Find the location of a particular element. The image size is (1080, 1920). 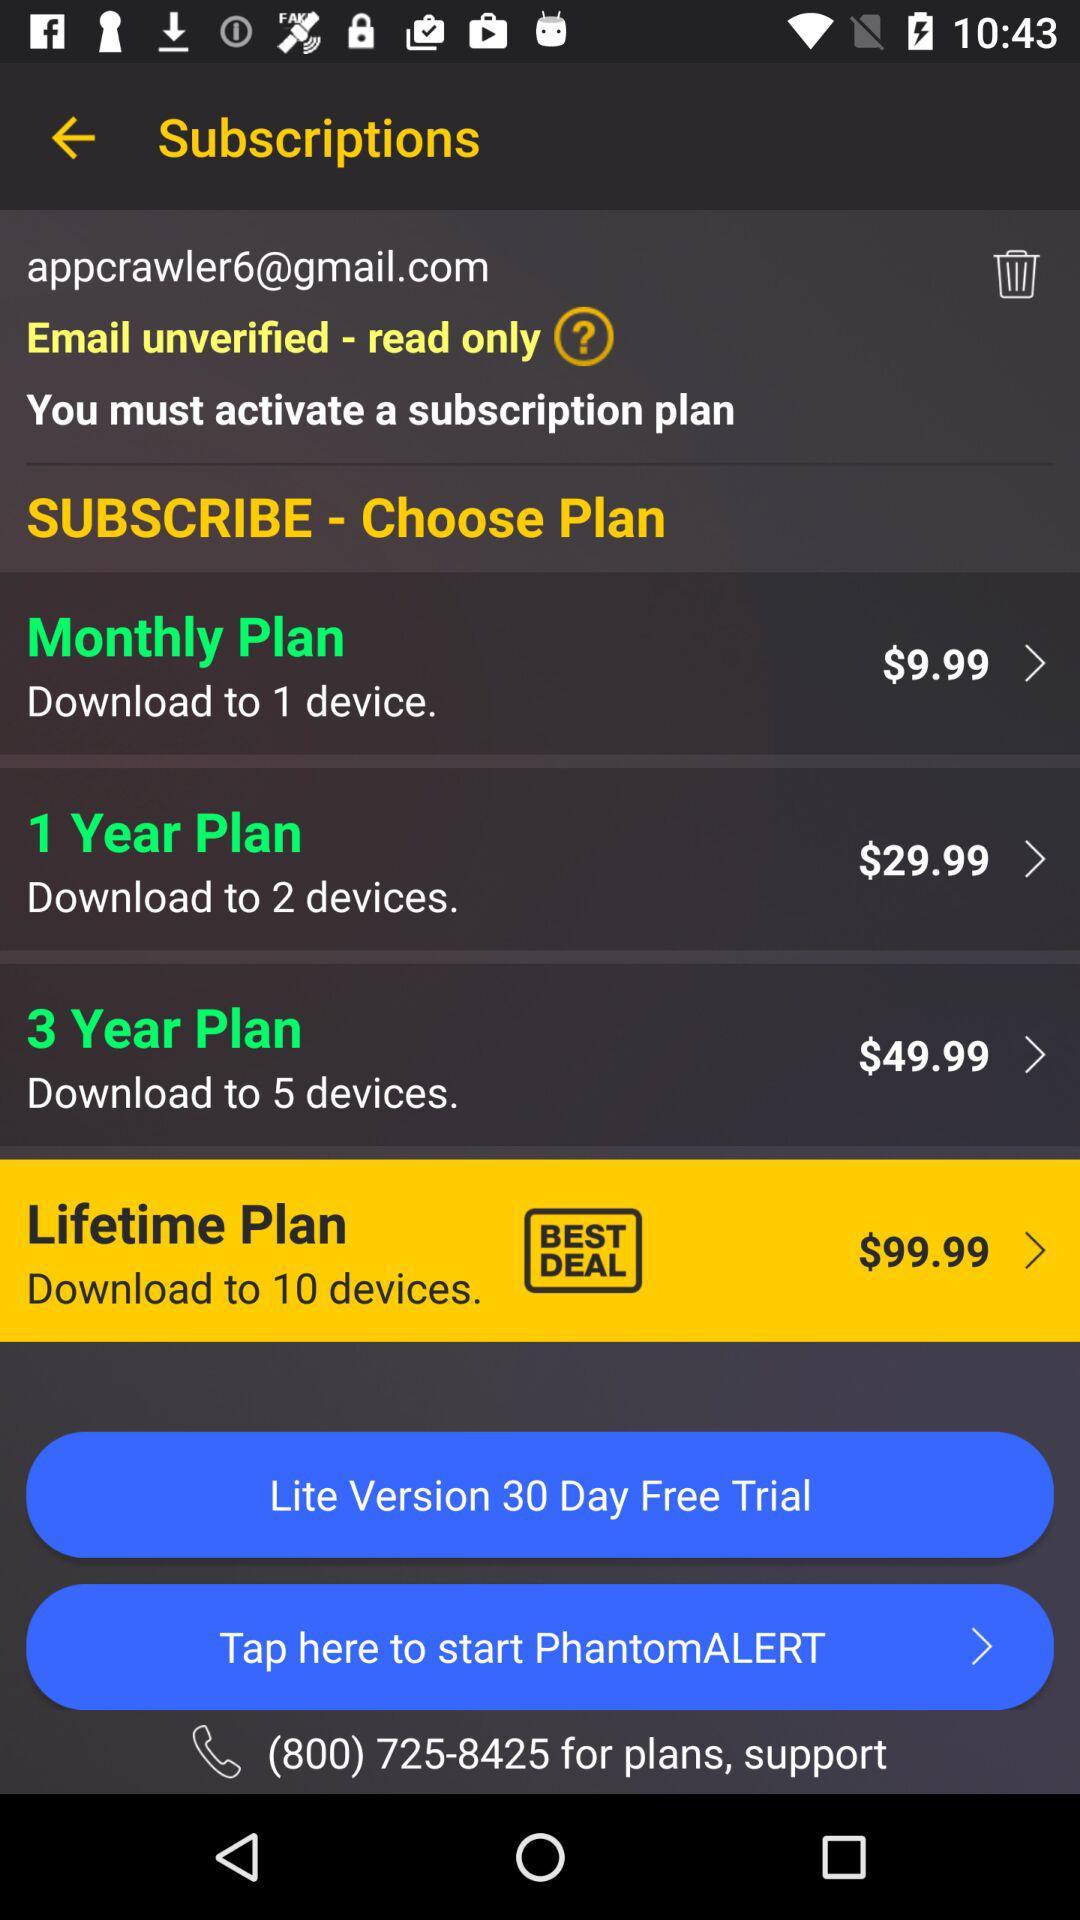

item below the appcrawler6@gmail.com icon is located at coordinates (318, 336).